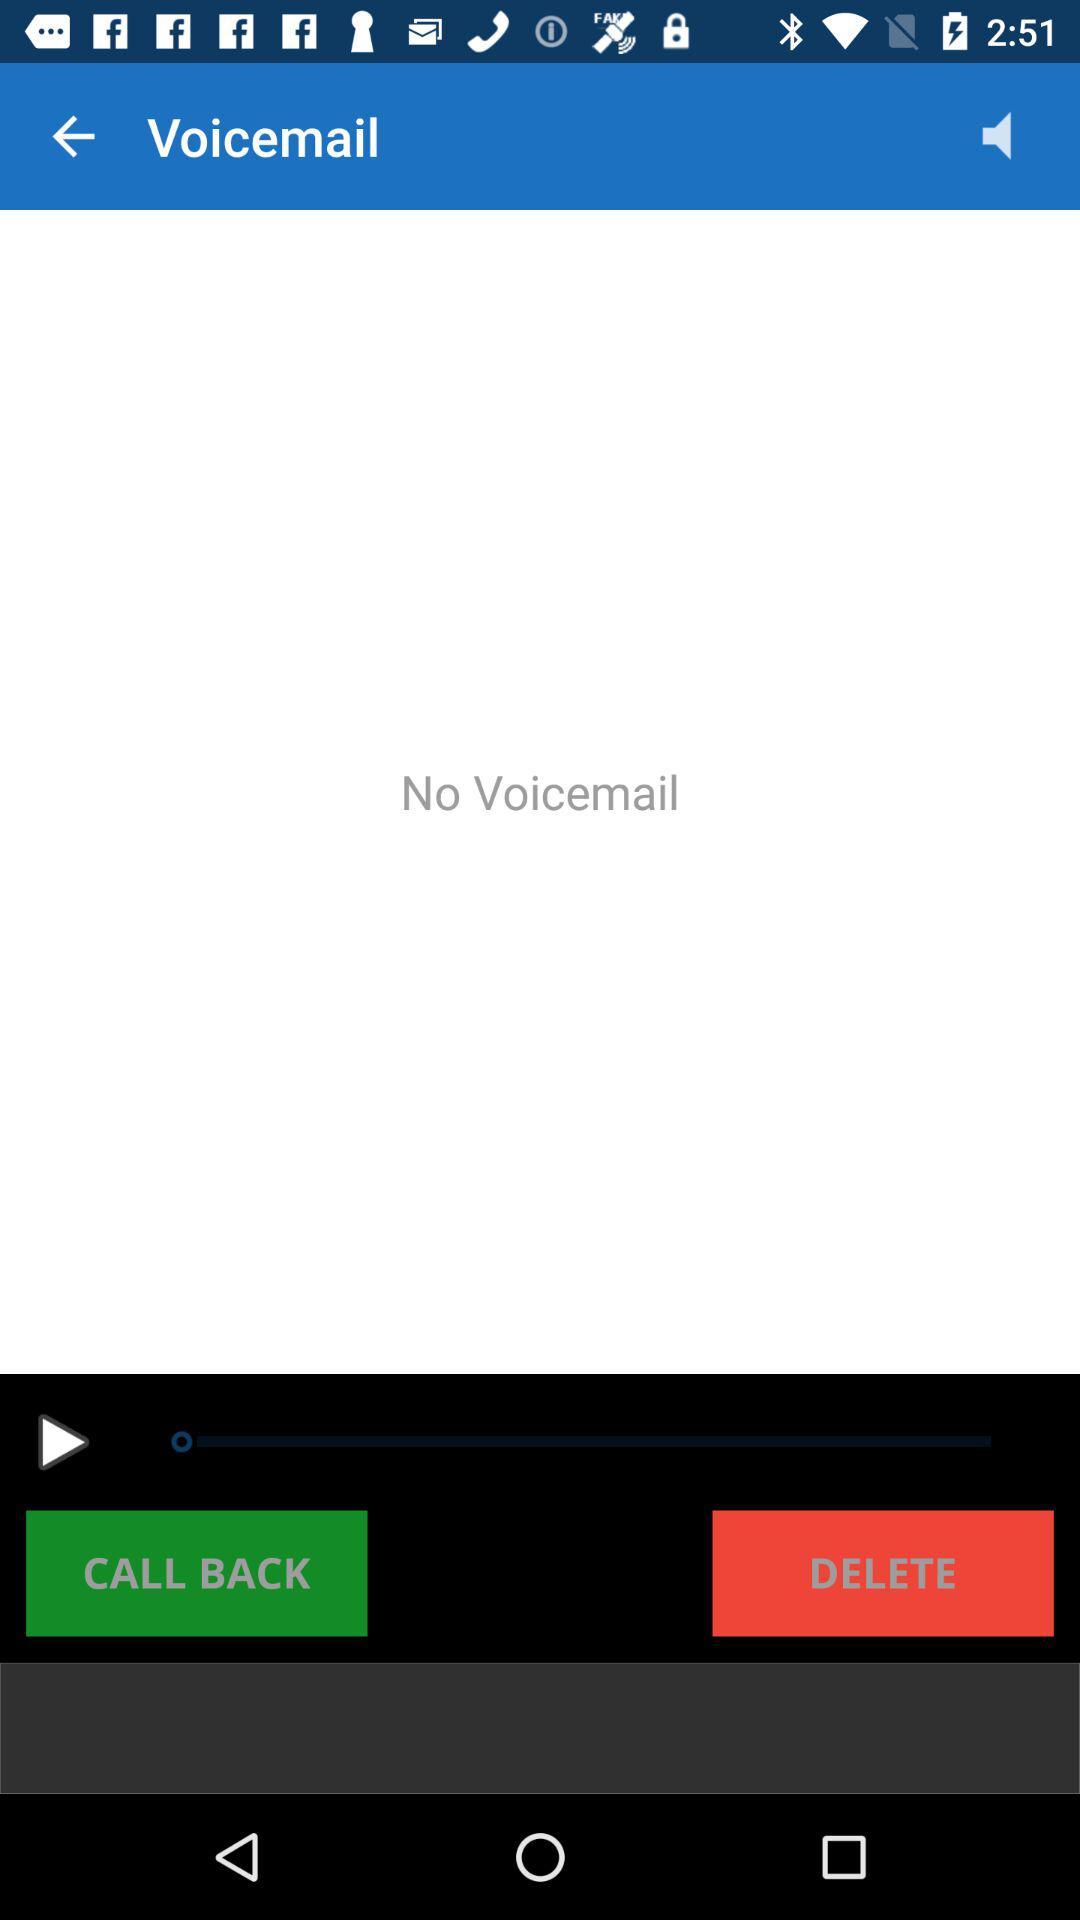  Describe the element at coordinates (1017, 135) in the screenshot. I see `the item at the top right corner` at that location.